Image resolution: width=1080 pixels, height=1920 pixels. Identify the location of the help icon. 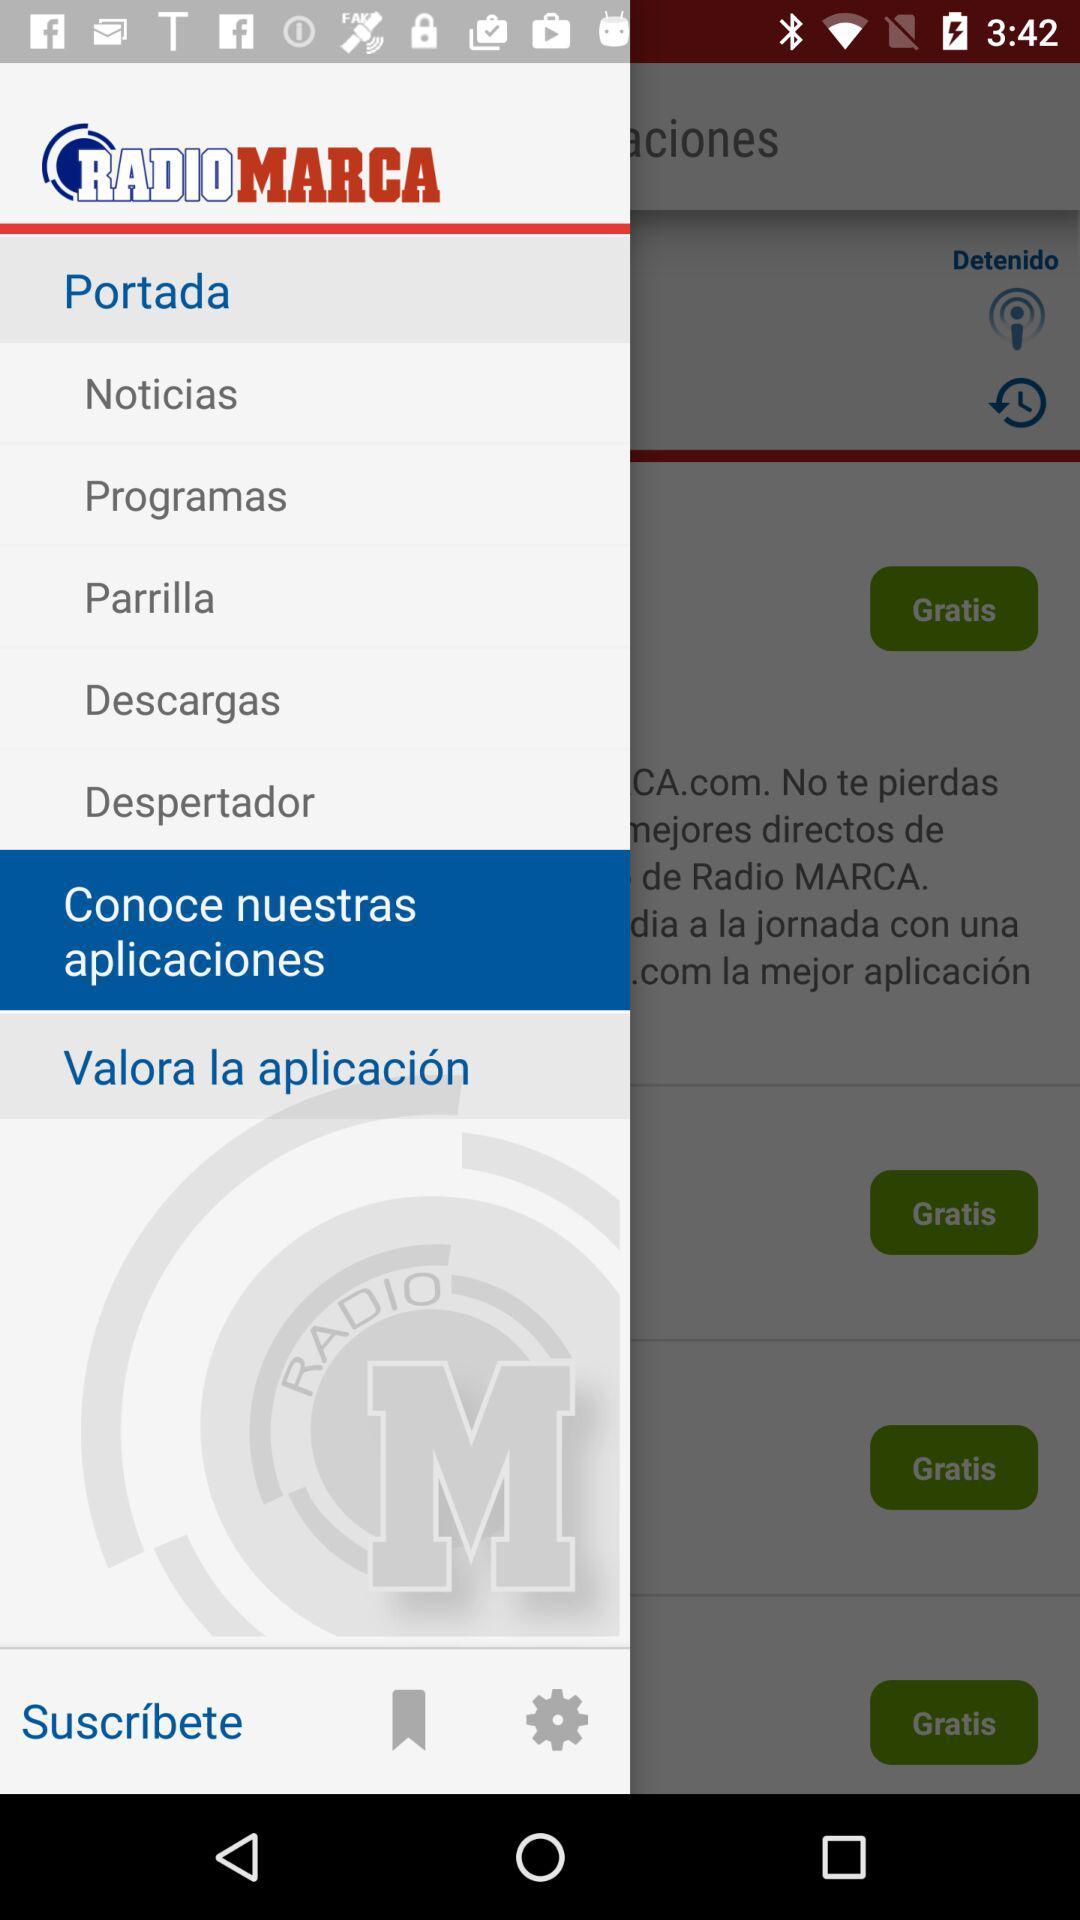
(1017, 317).